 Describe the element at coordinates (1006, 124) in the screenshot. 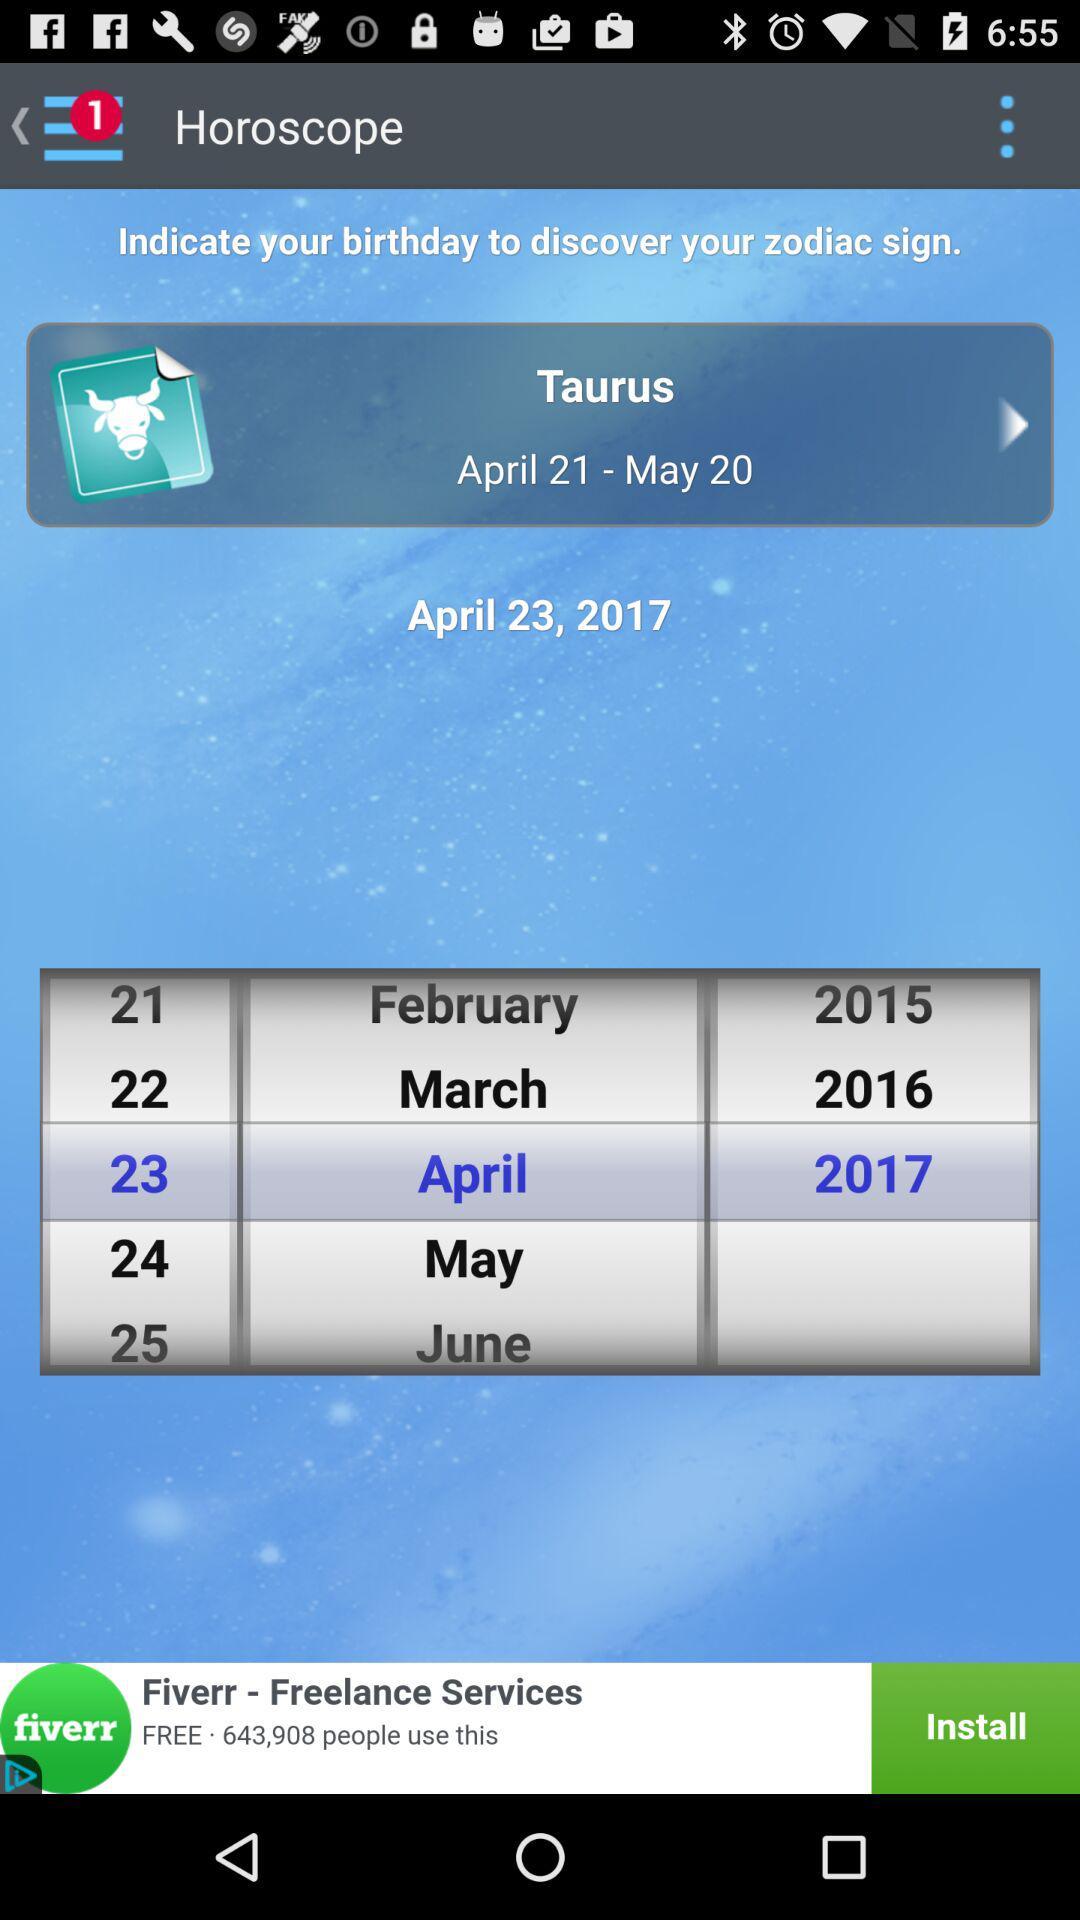

I see `menu` at that location.